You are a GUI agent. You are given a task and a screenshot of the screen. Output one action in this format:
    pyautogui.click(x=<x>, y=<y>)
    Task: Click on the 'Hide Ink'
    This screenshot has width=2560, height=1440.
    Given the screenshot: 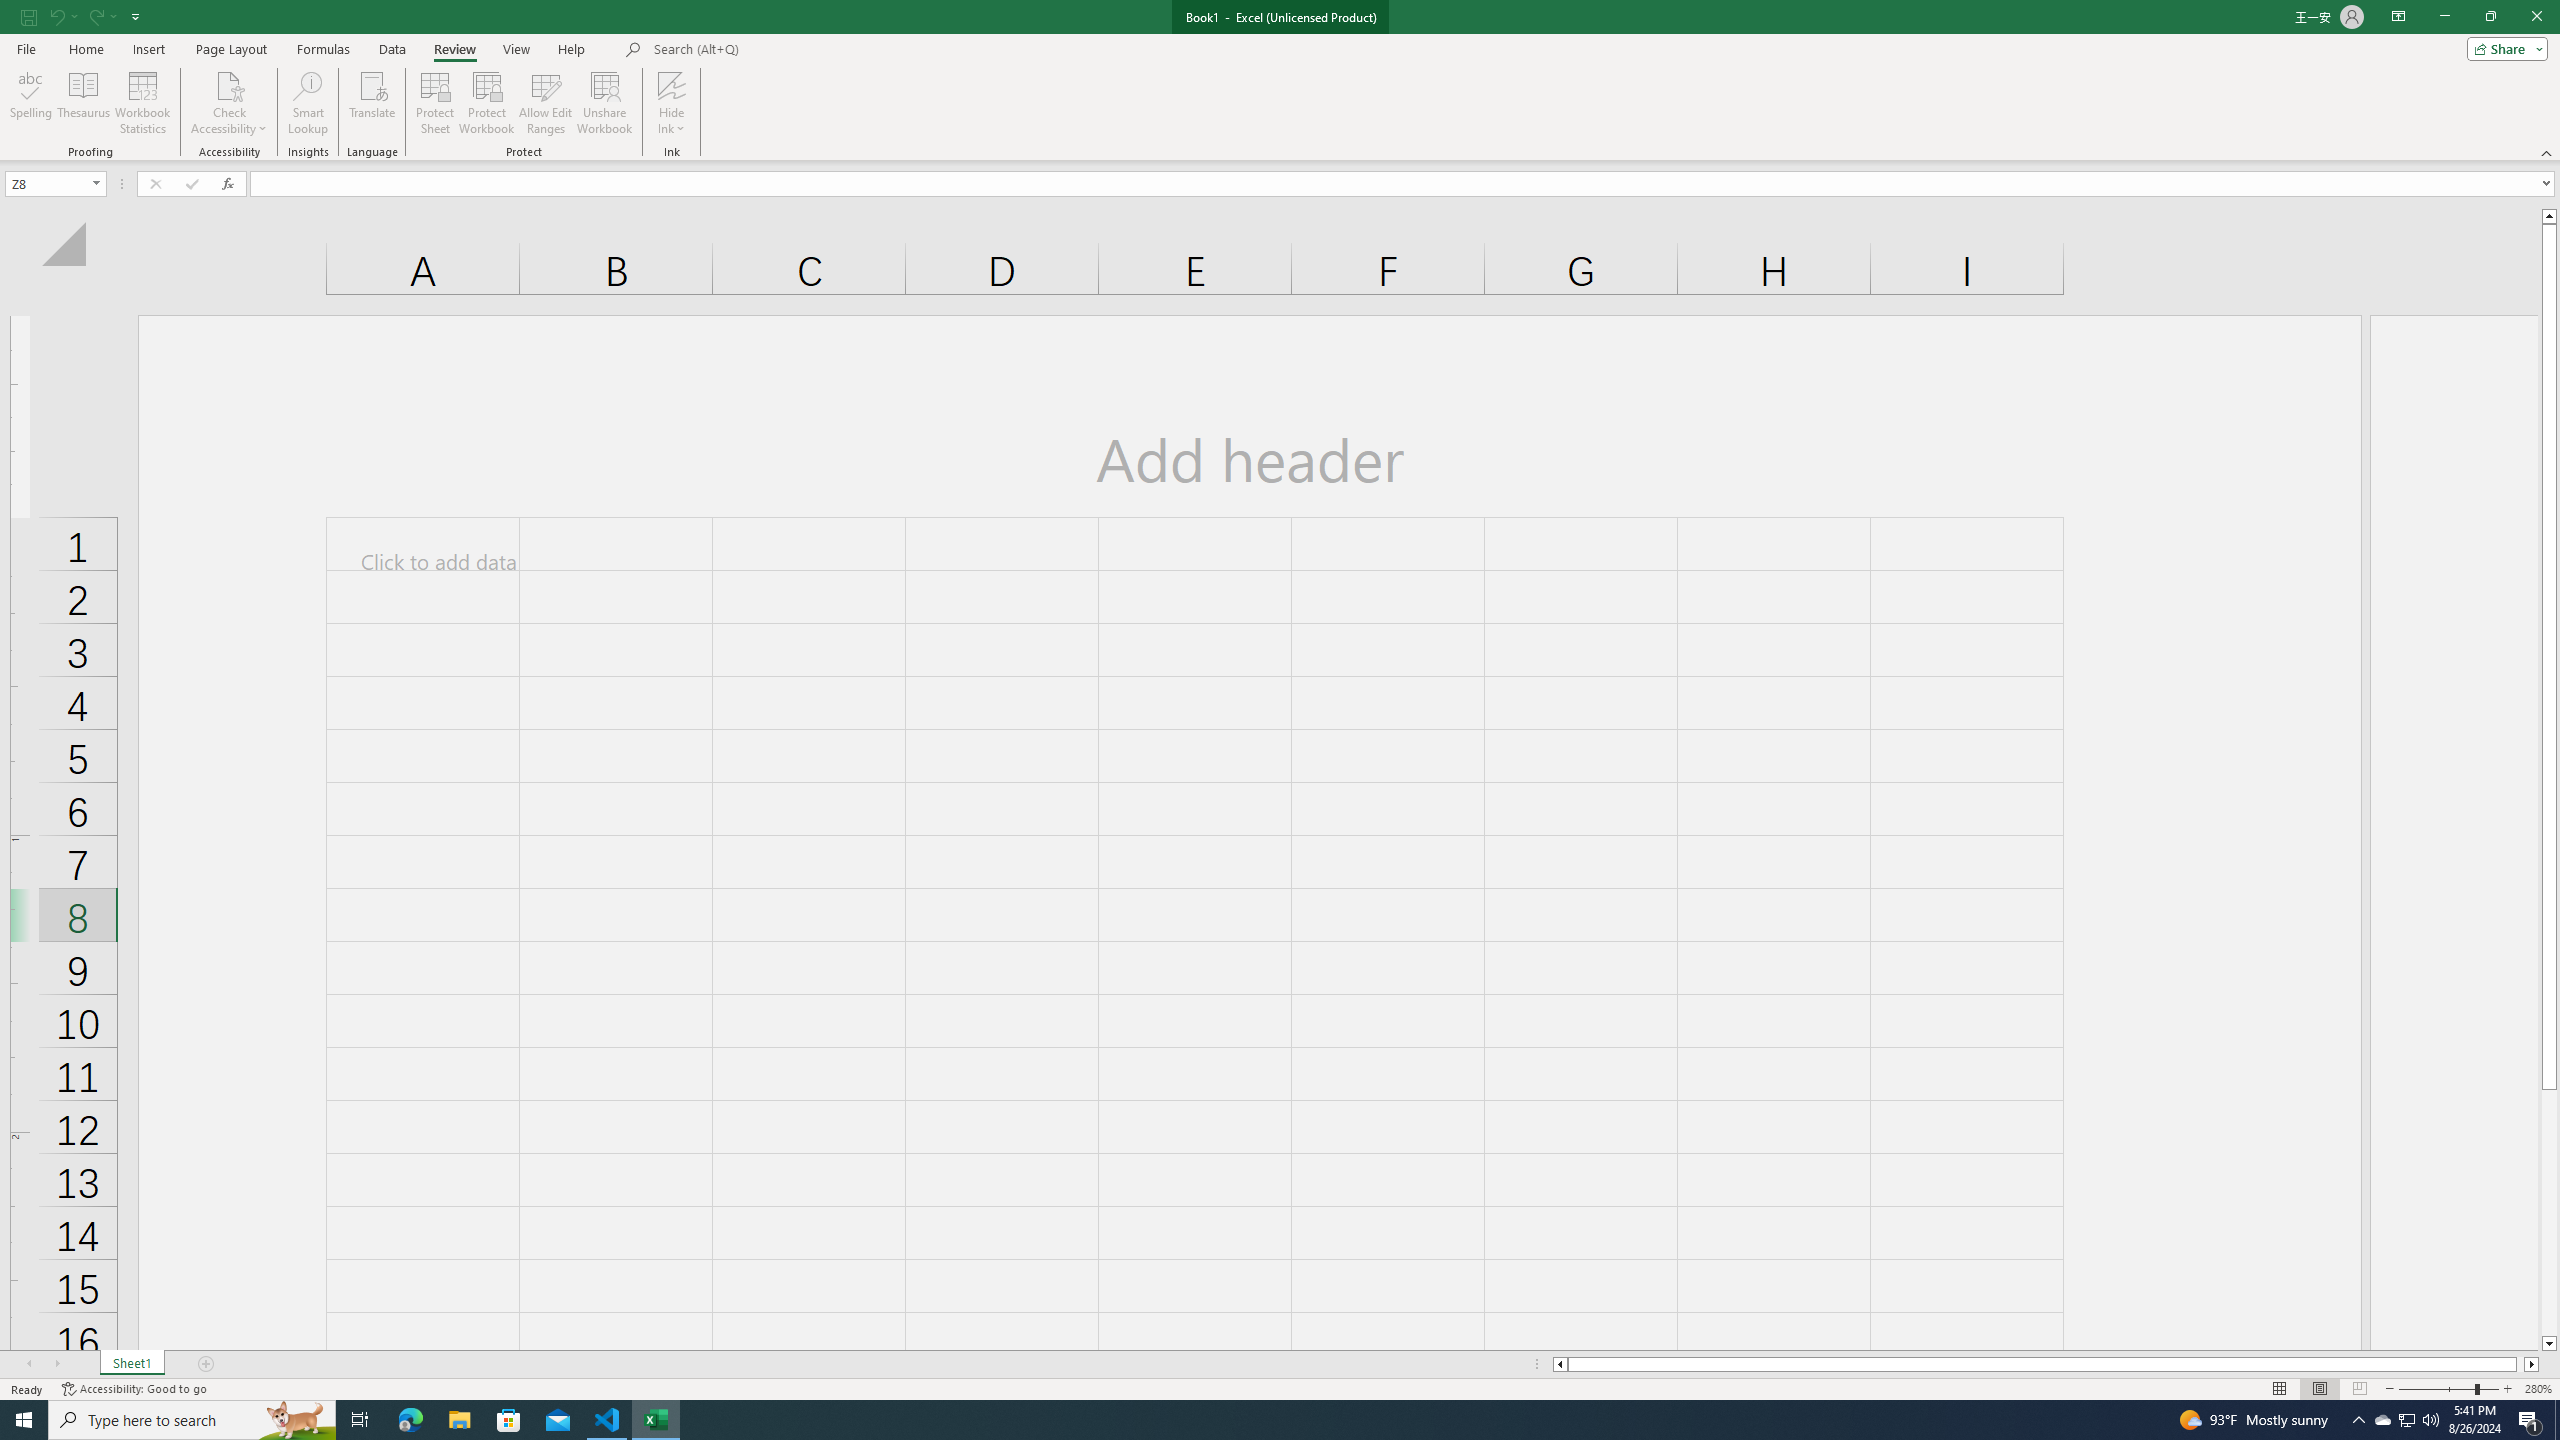 What is the action you would take?
    pyautogui.click(x=672, y=84)
    